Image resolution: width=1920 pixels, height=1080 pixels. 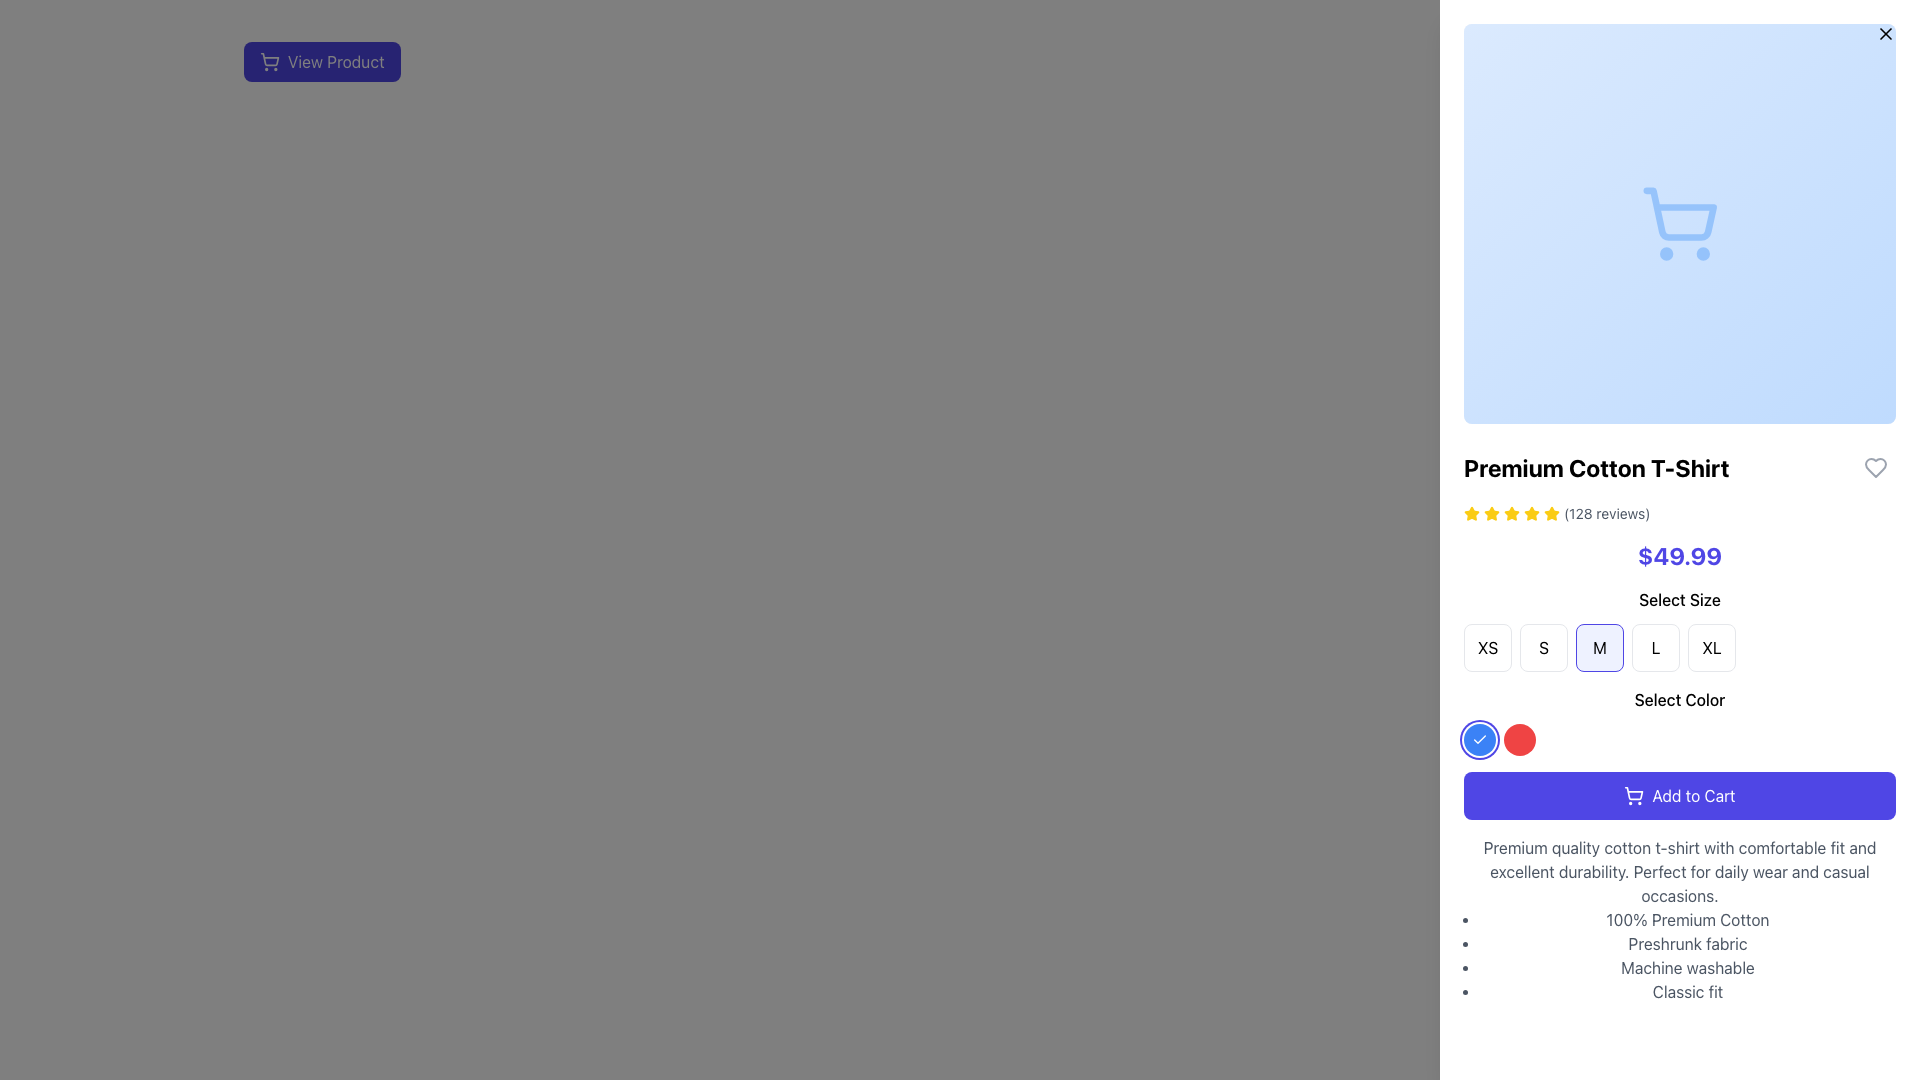 What do you see at coordinates (1488, 648) in the screenshot?
I see `the 'XS' size button, which is a small, square button with rounded corners displaying the text 'XS' in bold black font and located at the beginning of the size selection row` at bounding box center [1488, 648].